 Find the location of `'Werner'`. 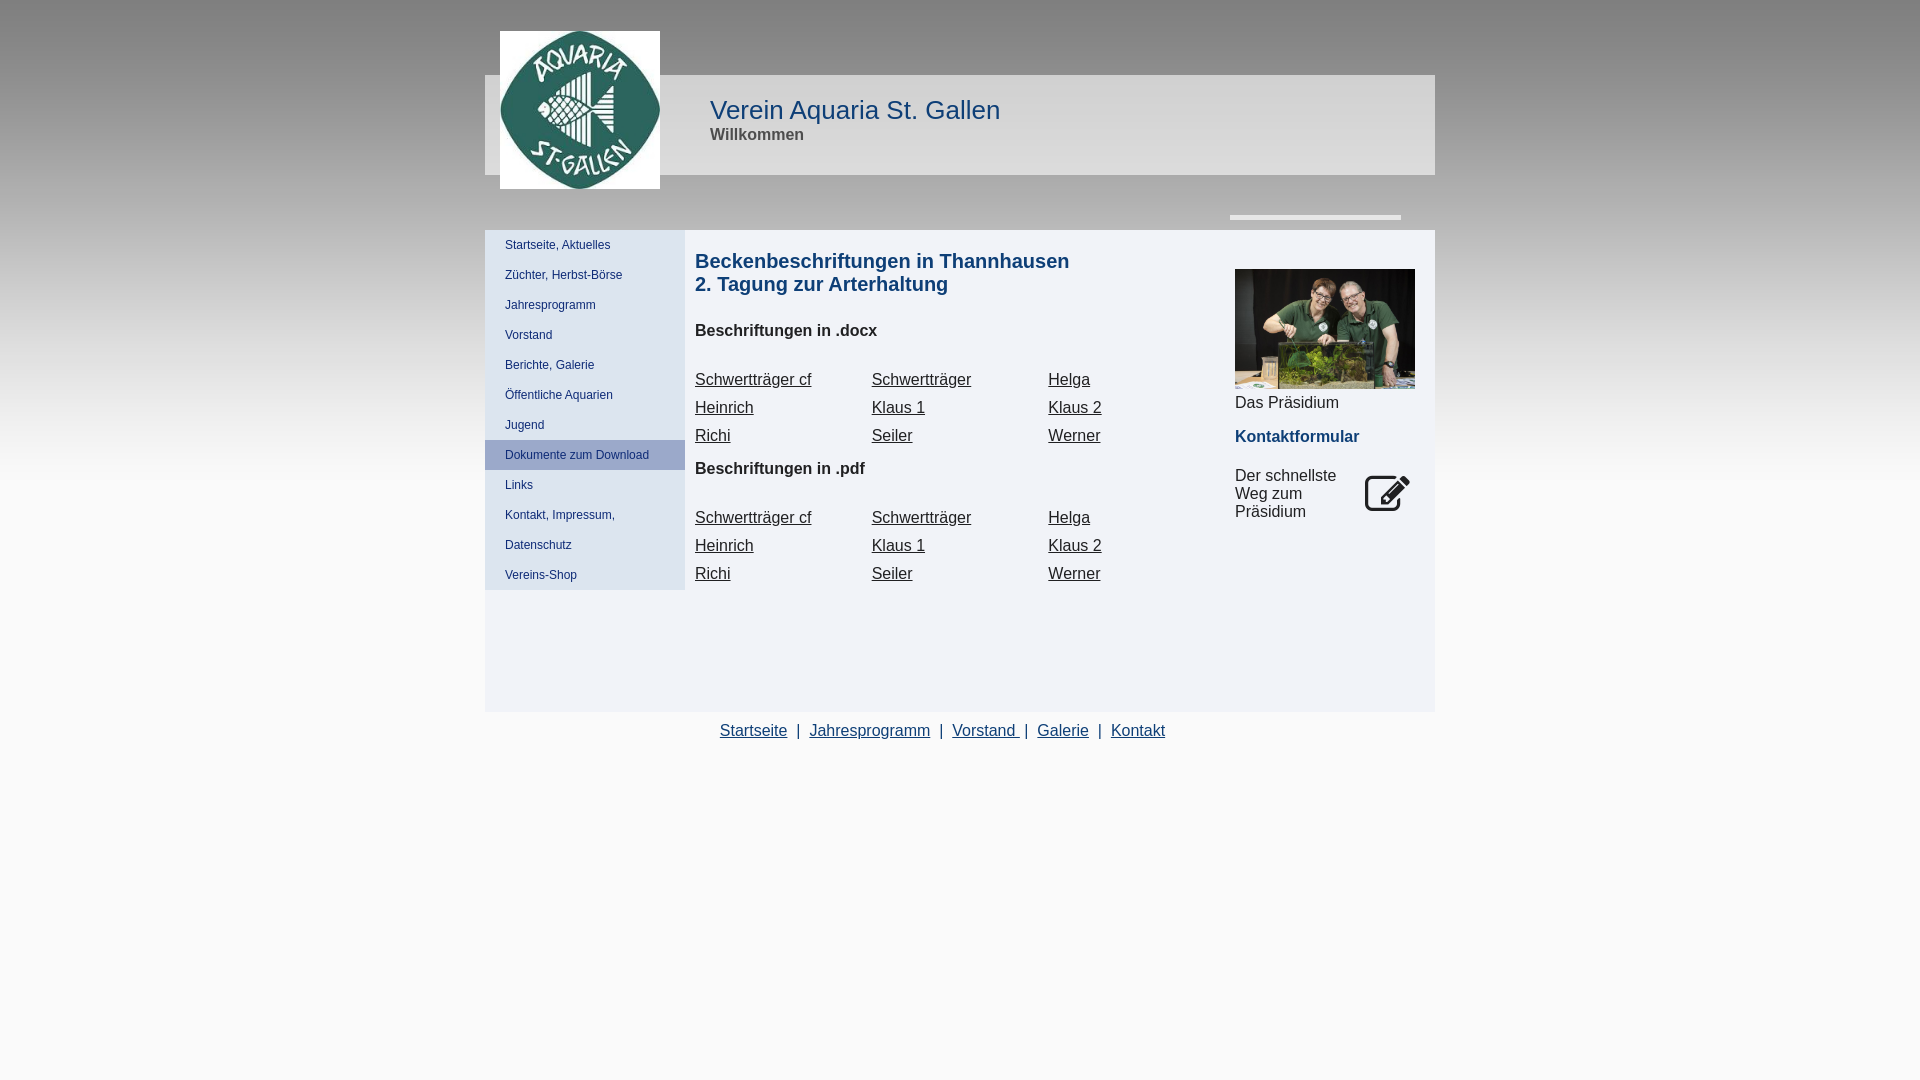

'Werner' is located at coordinates (1073, 434).